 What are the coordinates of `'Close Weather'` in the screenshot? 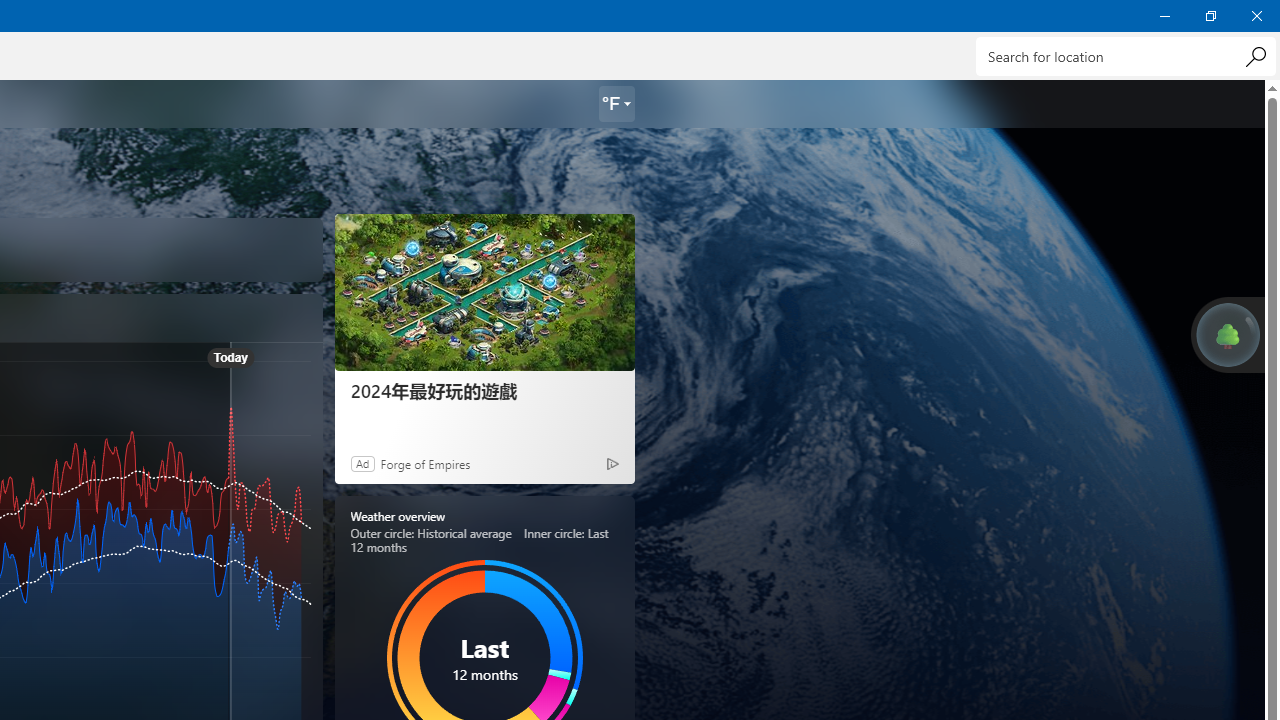 It's located at (1255, 15).